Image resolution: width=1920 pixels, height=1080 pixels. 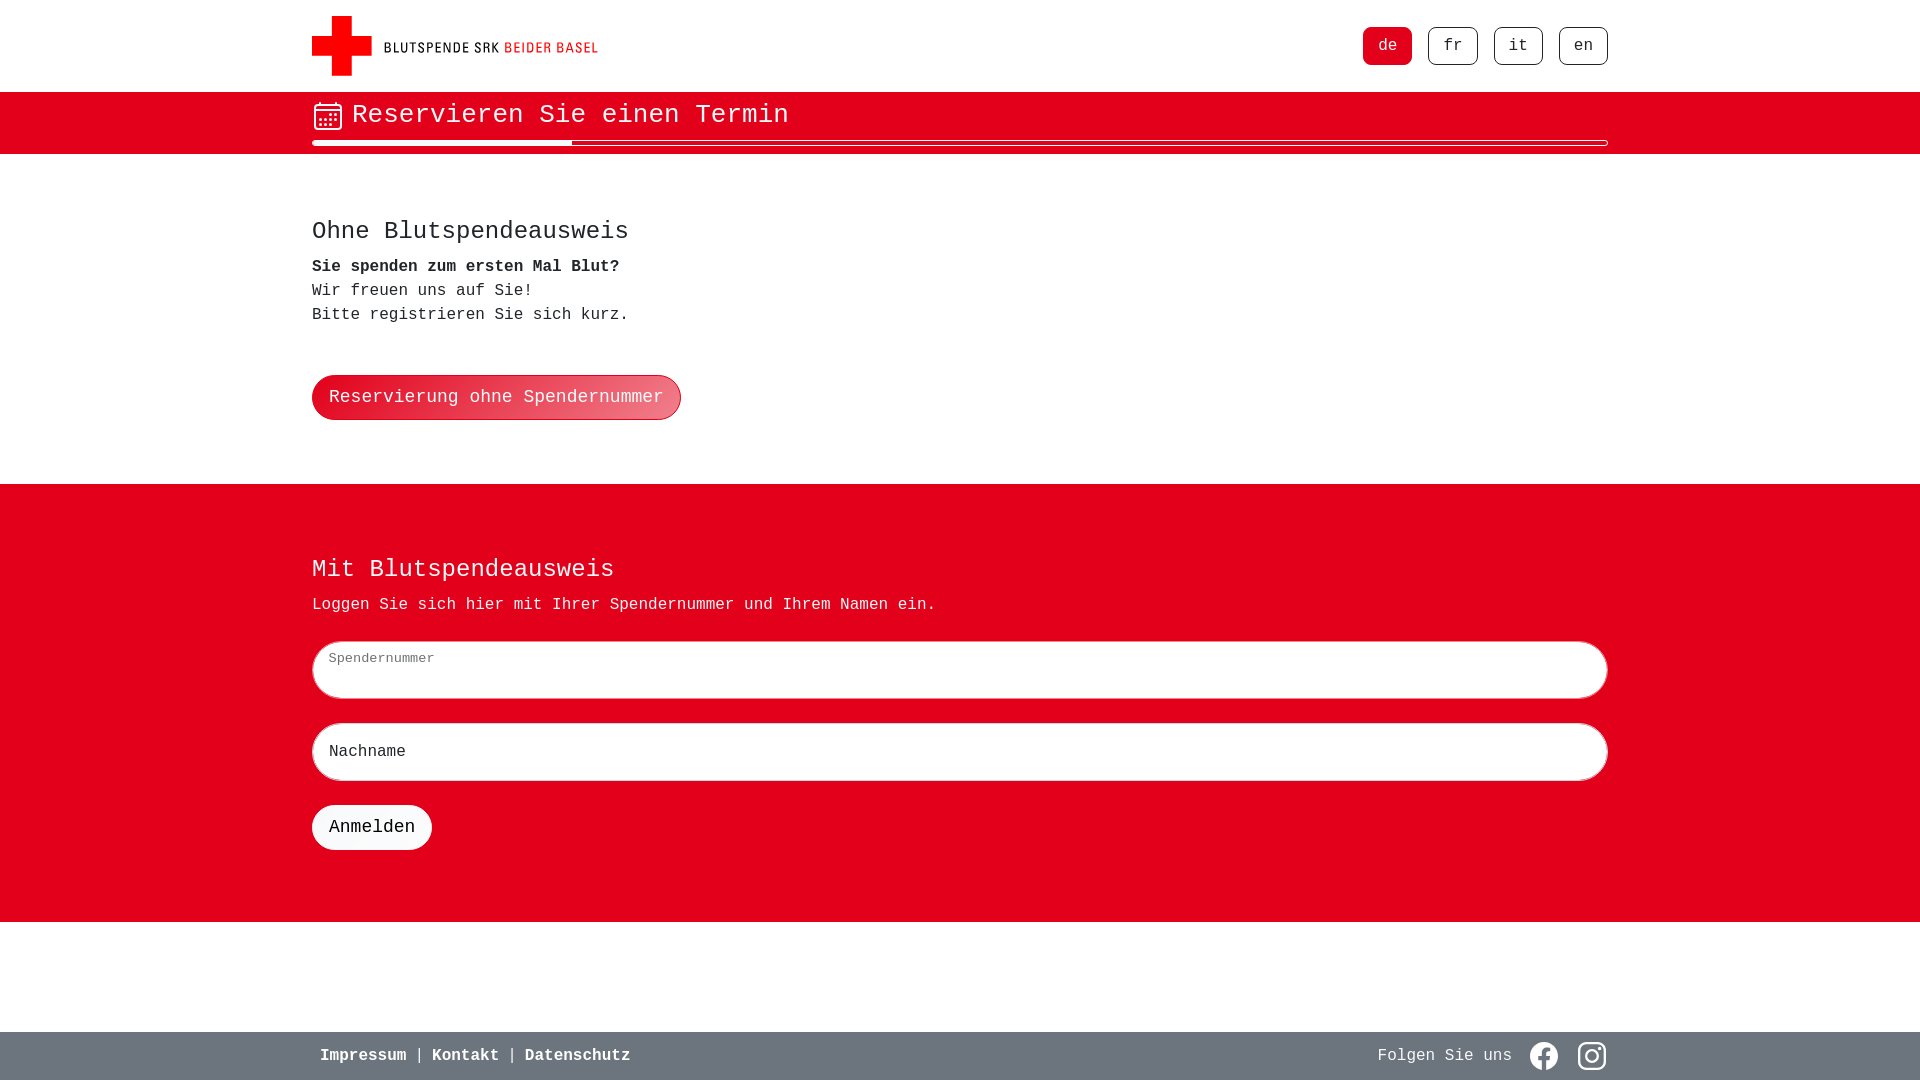 I want to click on 'de', so click(x=1386, y=45).